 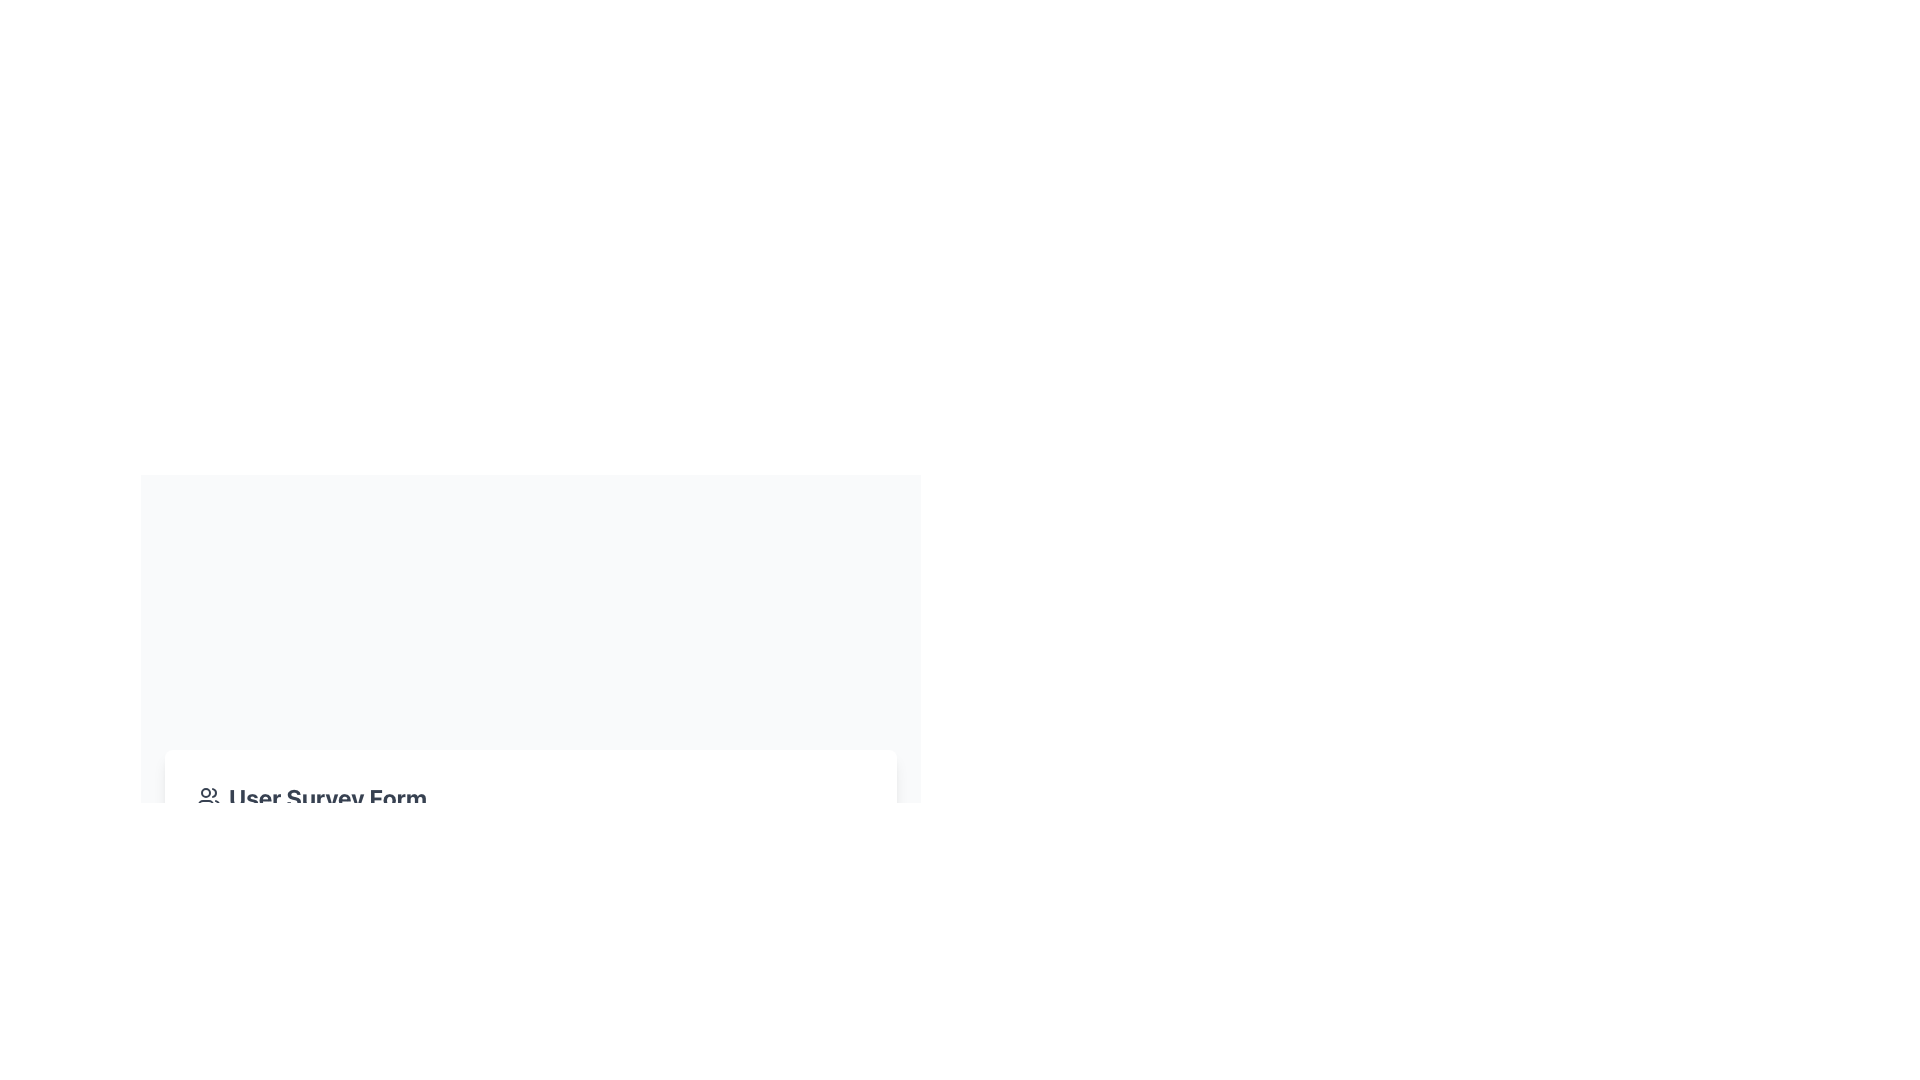 What do you see at coordinates (209, 797) in the screenshot?
I see `the user group icon, which is an SVG representation with two circular shapes for heads, located to the left of the text 'User Survey Form'` at bounding box center [209, 797].